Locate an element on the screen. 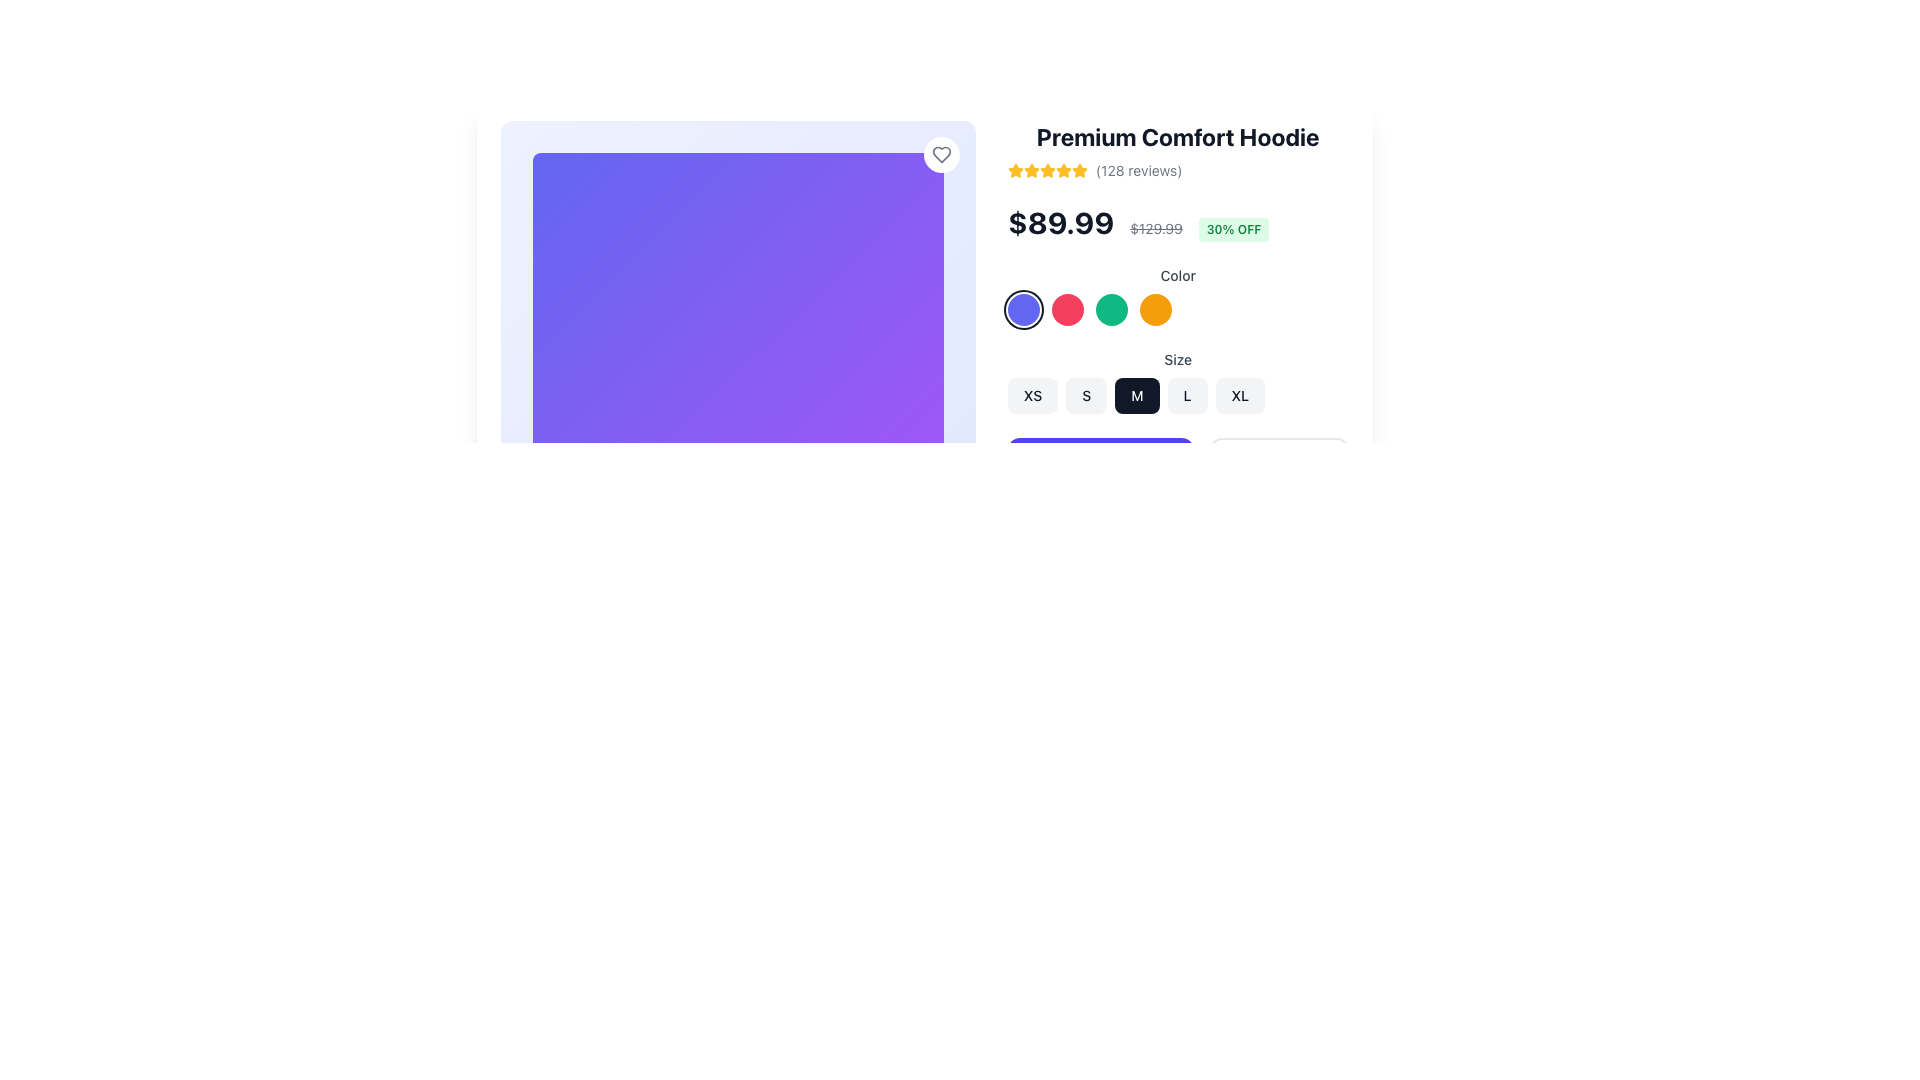 The image size is (1920, 1080). price details from the price display section of the Text label group, which includes the current price ($89.99) and the original price ($129.99) with a strikethrough style, located beneath the title 'Premium Comfort Hoodie' is located at coordinates (1178, 223).